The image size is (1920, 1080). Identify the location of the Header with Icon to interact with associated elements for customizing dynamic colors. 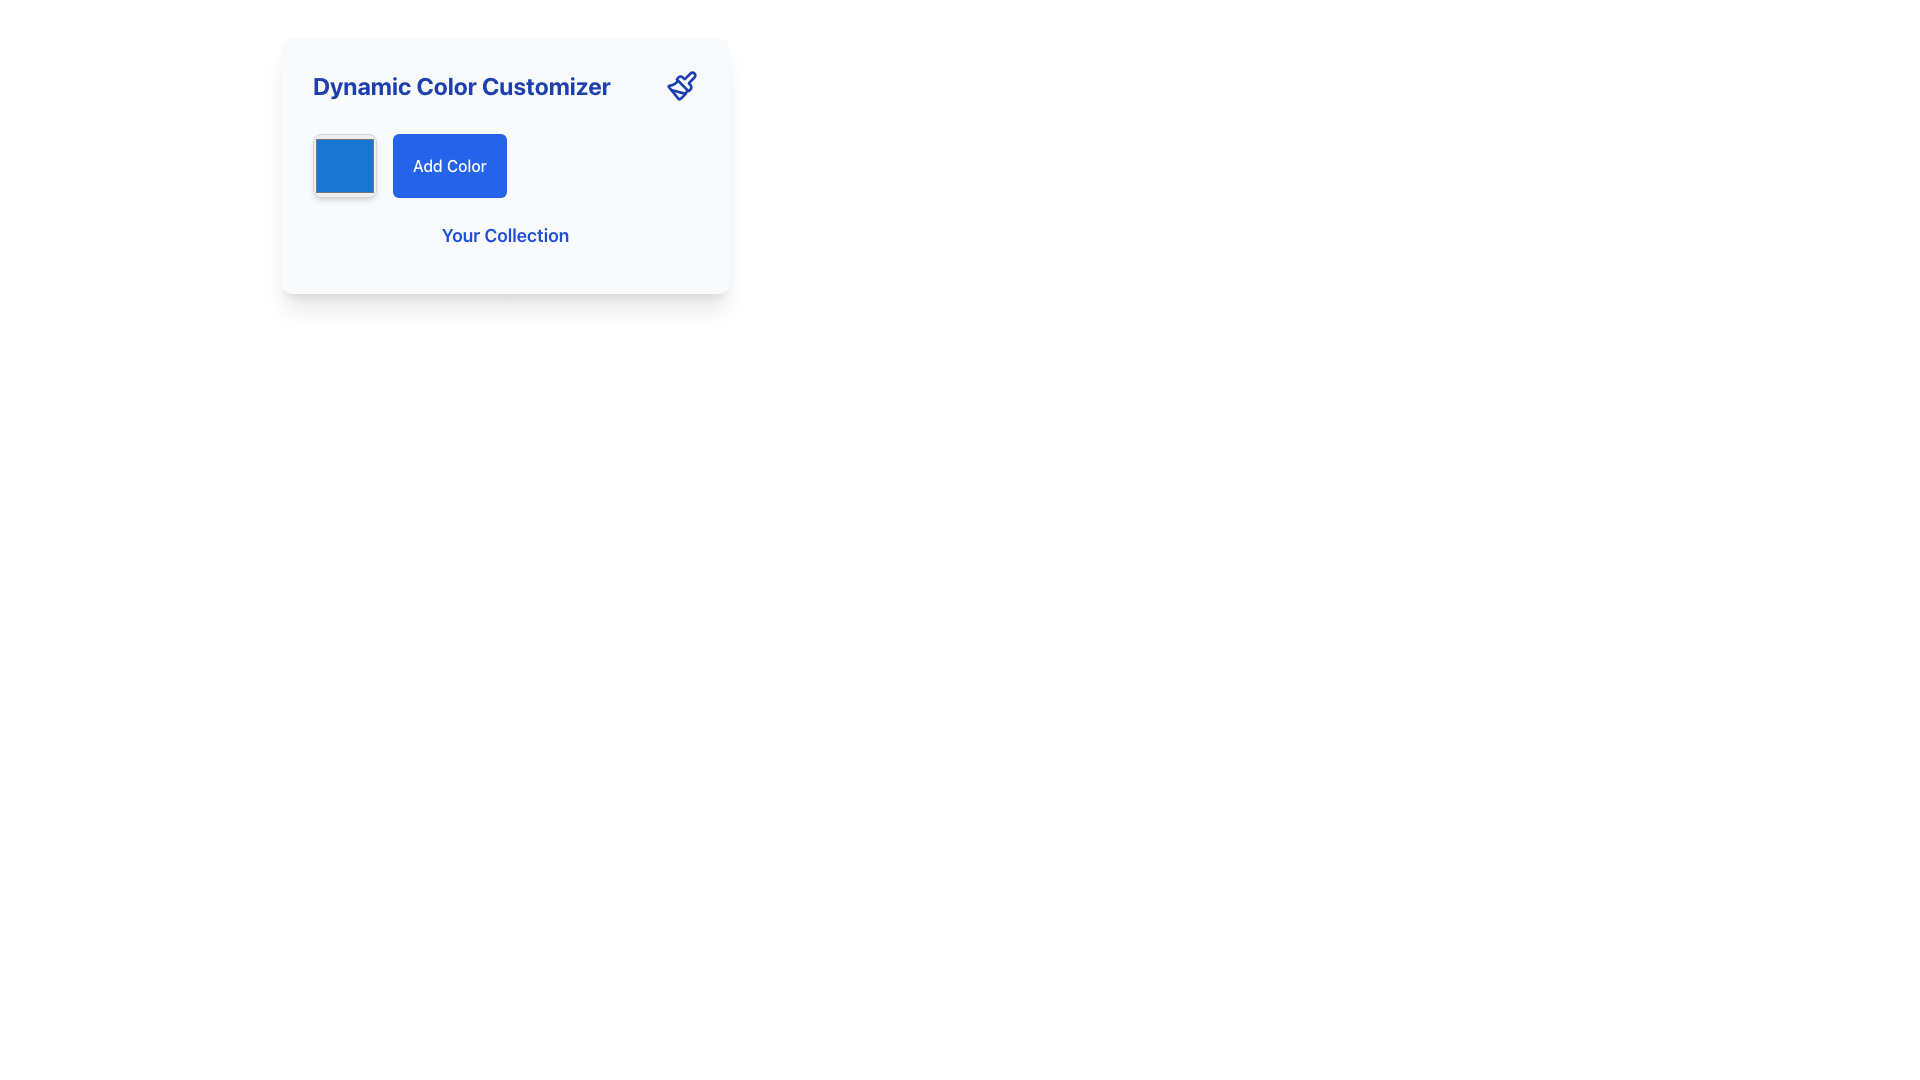
(505, 84).